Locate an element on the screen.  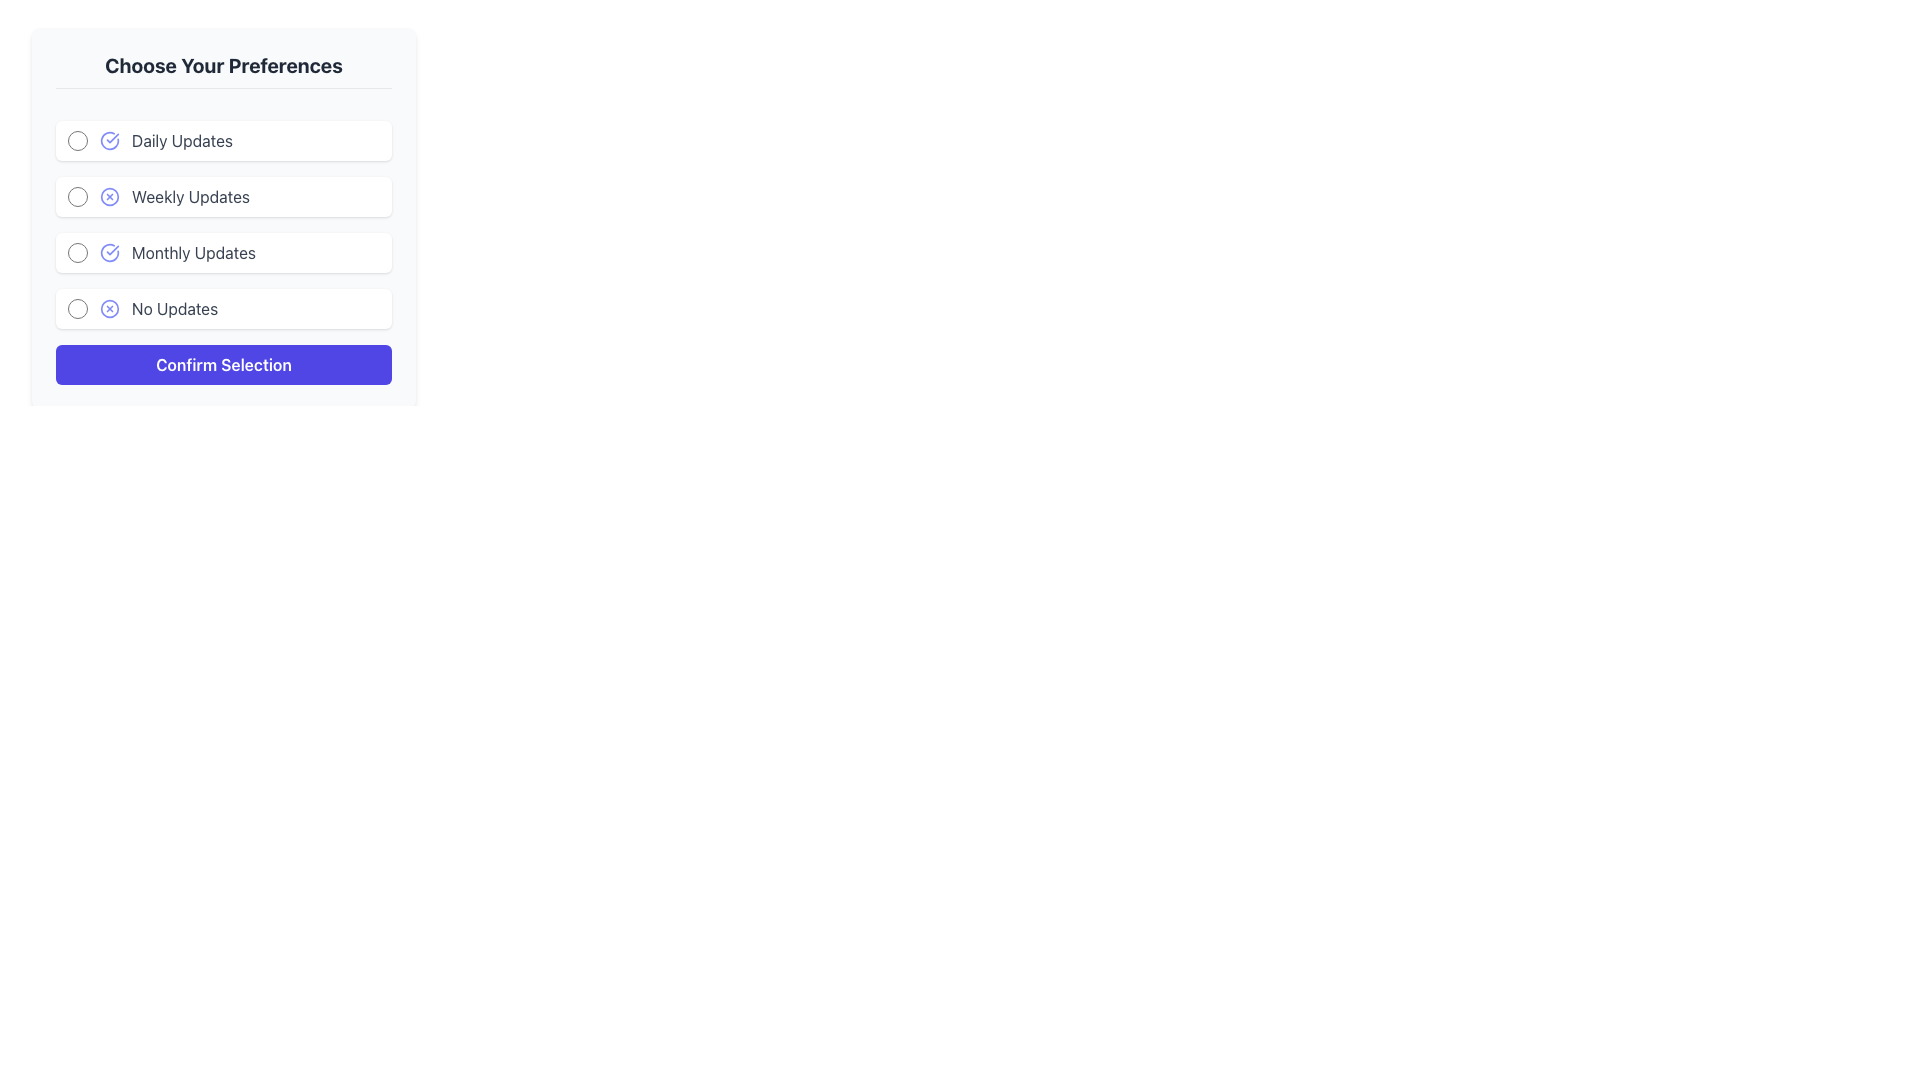
the 'Monthly Updates' selectable option with a radio button is located at coordinates (224, 252).